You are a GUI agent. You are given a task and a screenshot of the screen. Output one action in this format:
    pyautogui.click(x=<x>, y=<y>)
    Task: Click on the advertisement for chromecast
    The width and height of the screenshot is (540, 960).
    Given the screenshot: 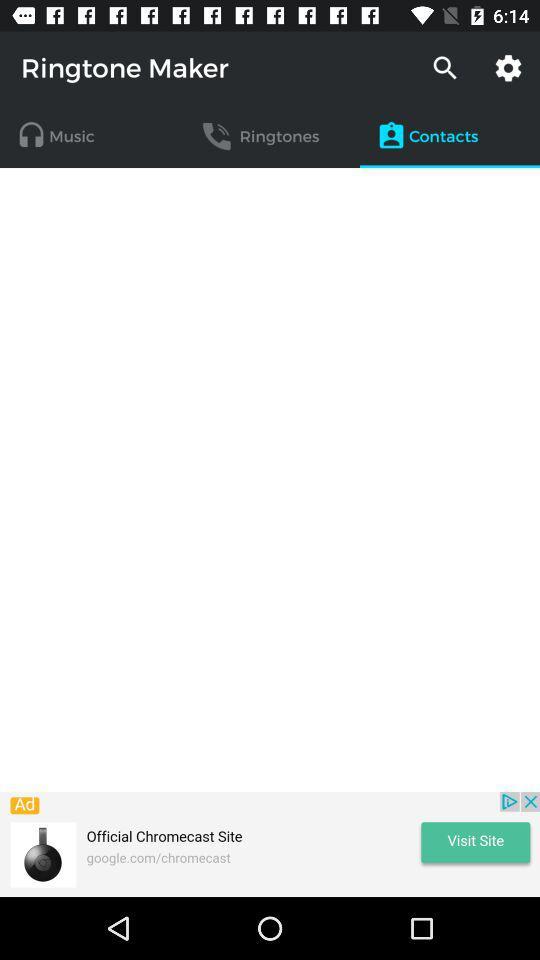 What is the action you would take?
    pyautogui.click(x=270, y=843)
    